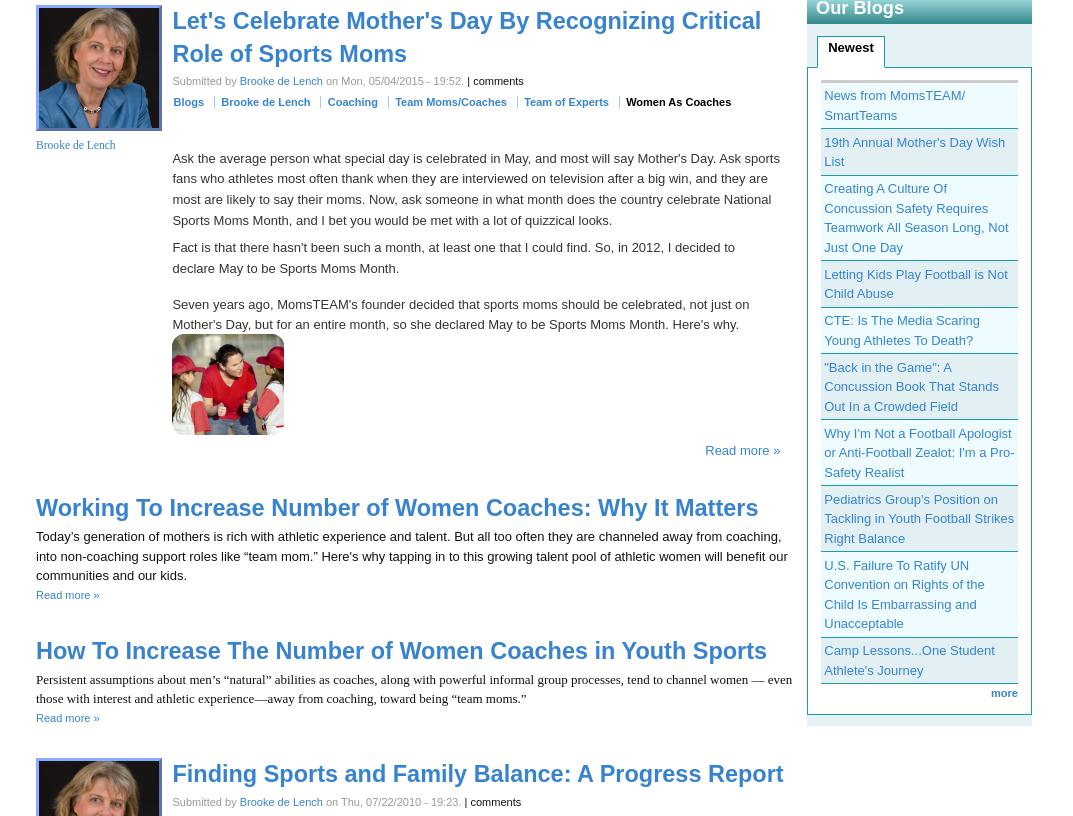 The width and height of the screenshot is (1073, 816). What do you see at coordinates (823, 282) in the screenshot?
I see `'Letting Kids Play Football is Not Child Abuse'` at bounding box center [823, 282].